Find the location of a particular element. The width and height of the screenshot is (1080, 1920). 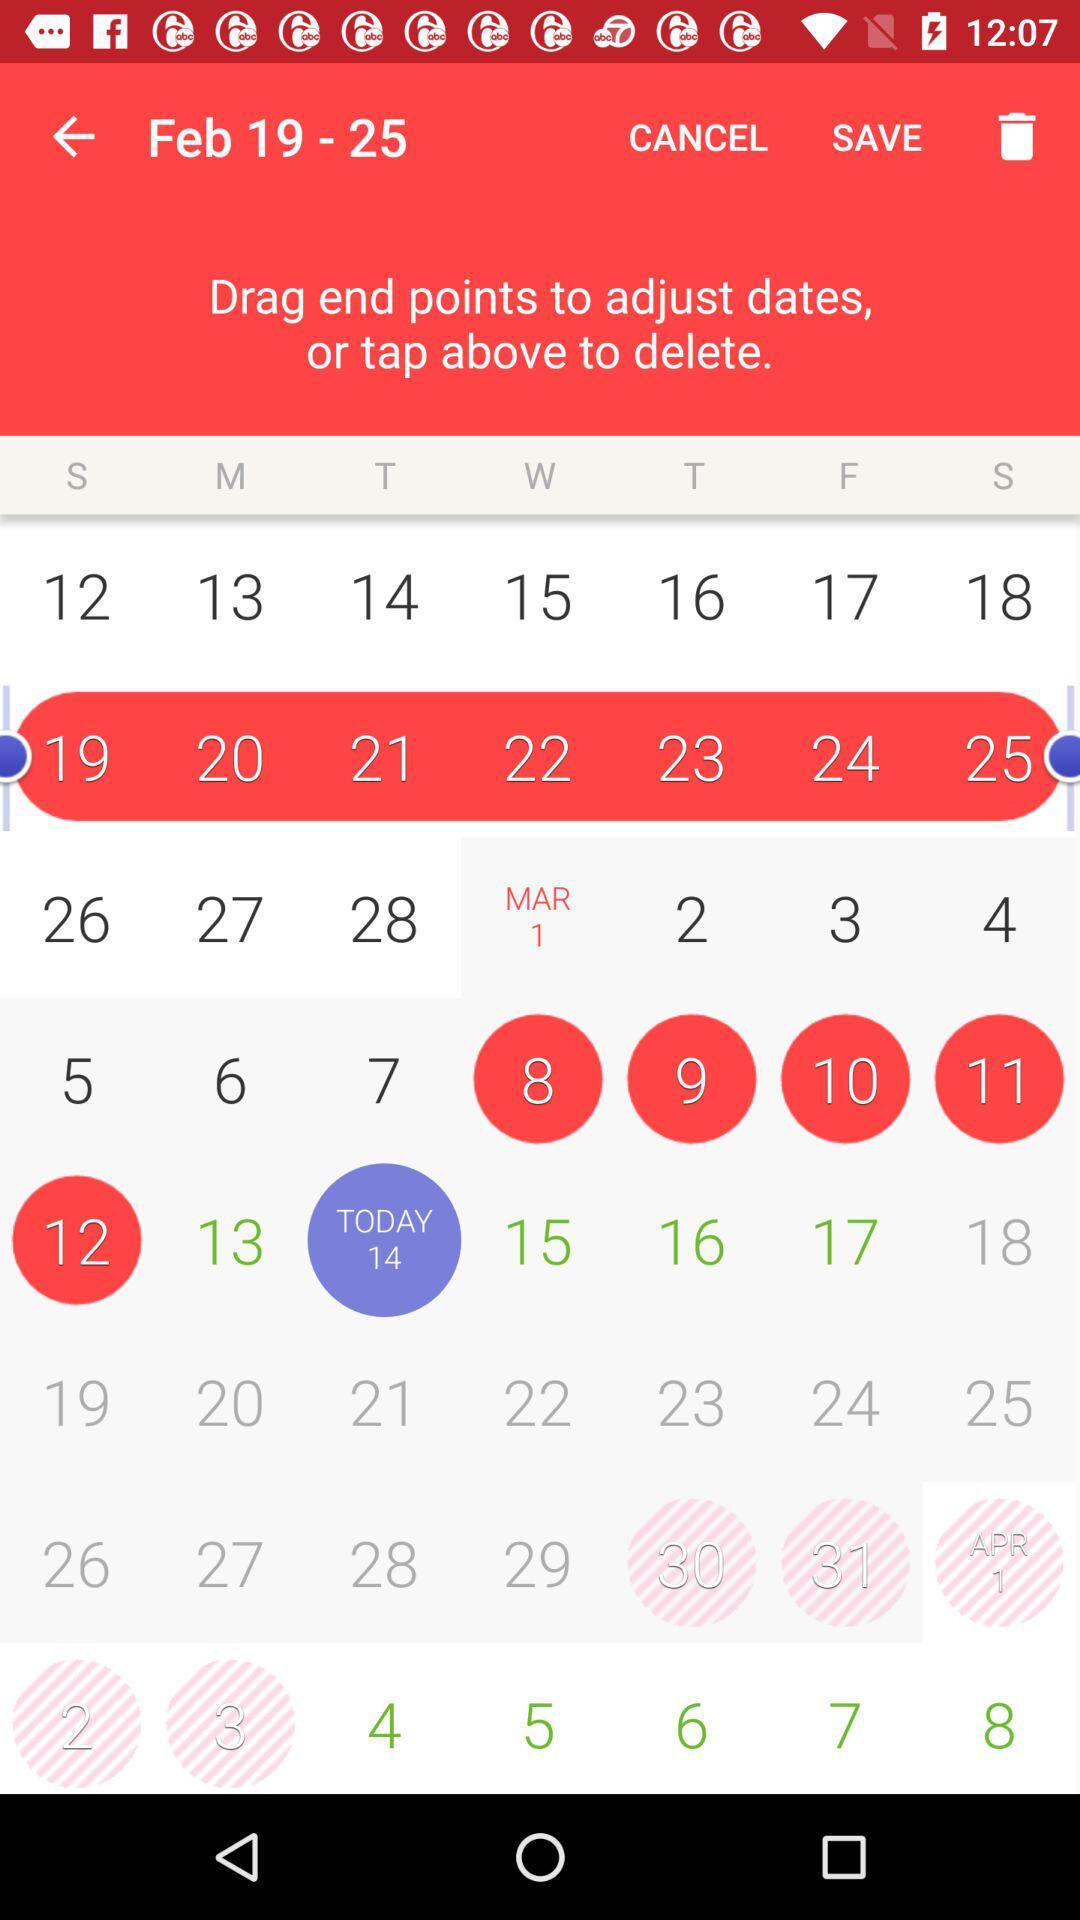

cancel item is located at coordinates (697, 135).